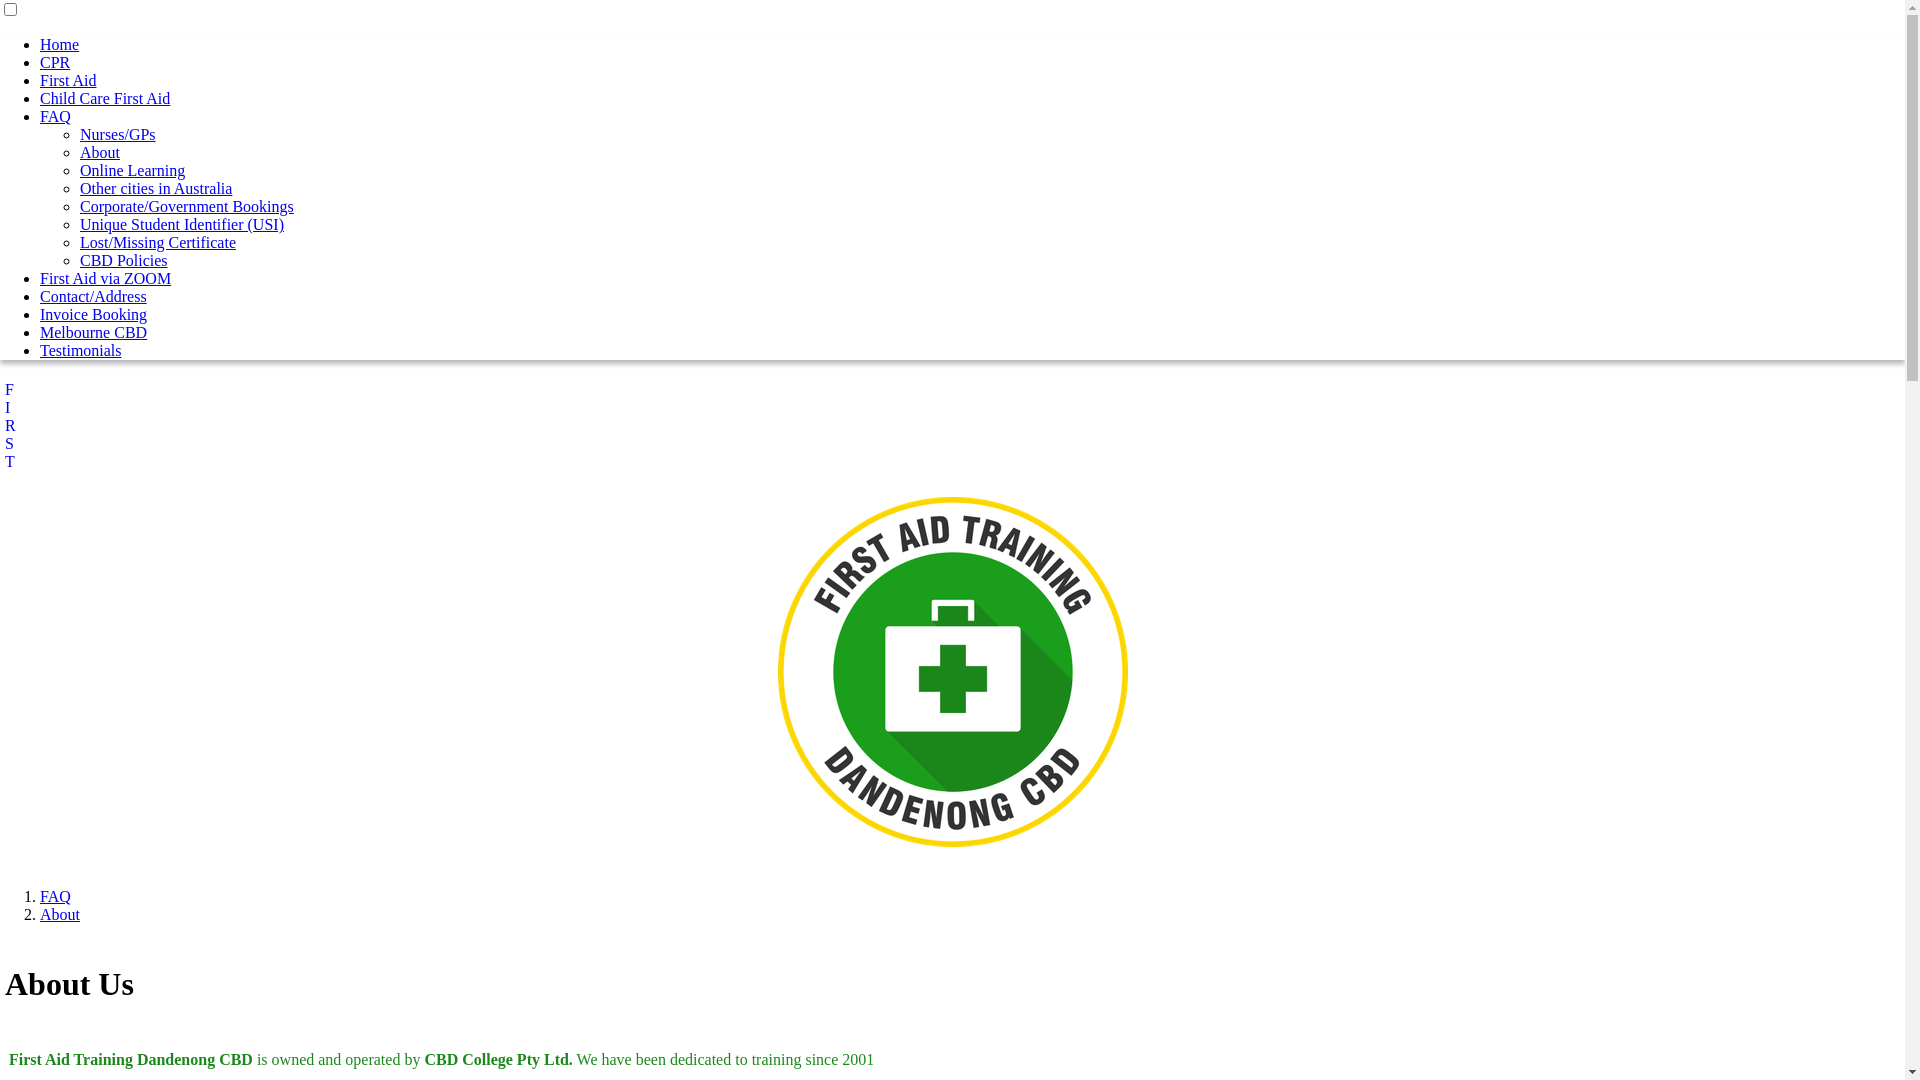  Describe the element at coordinates (92, 314) in the screenshot. I see `'Invoice Booking'` at that location.